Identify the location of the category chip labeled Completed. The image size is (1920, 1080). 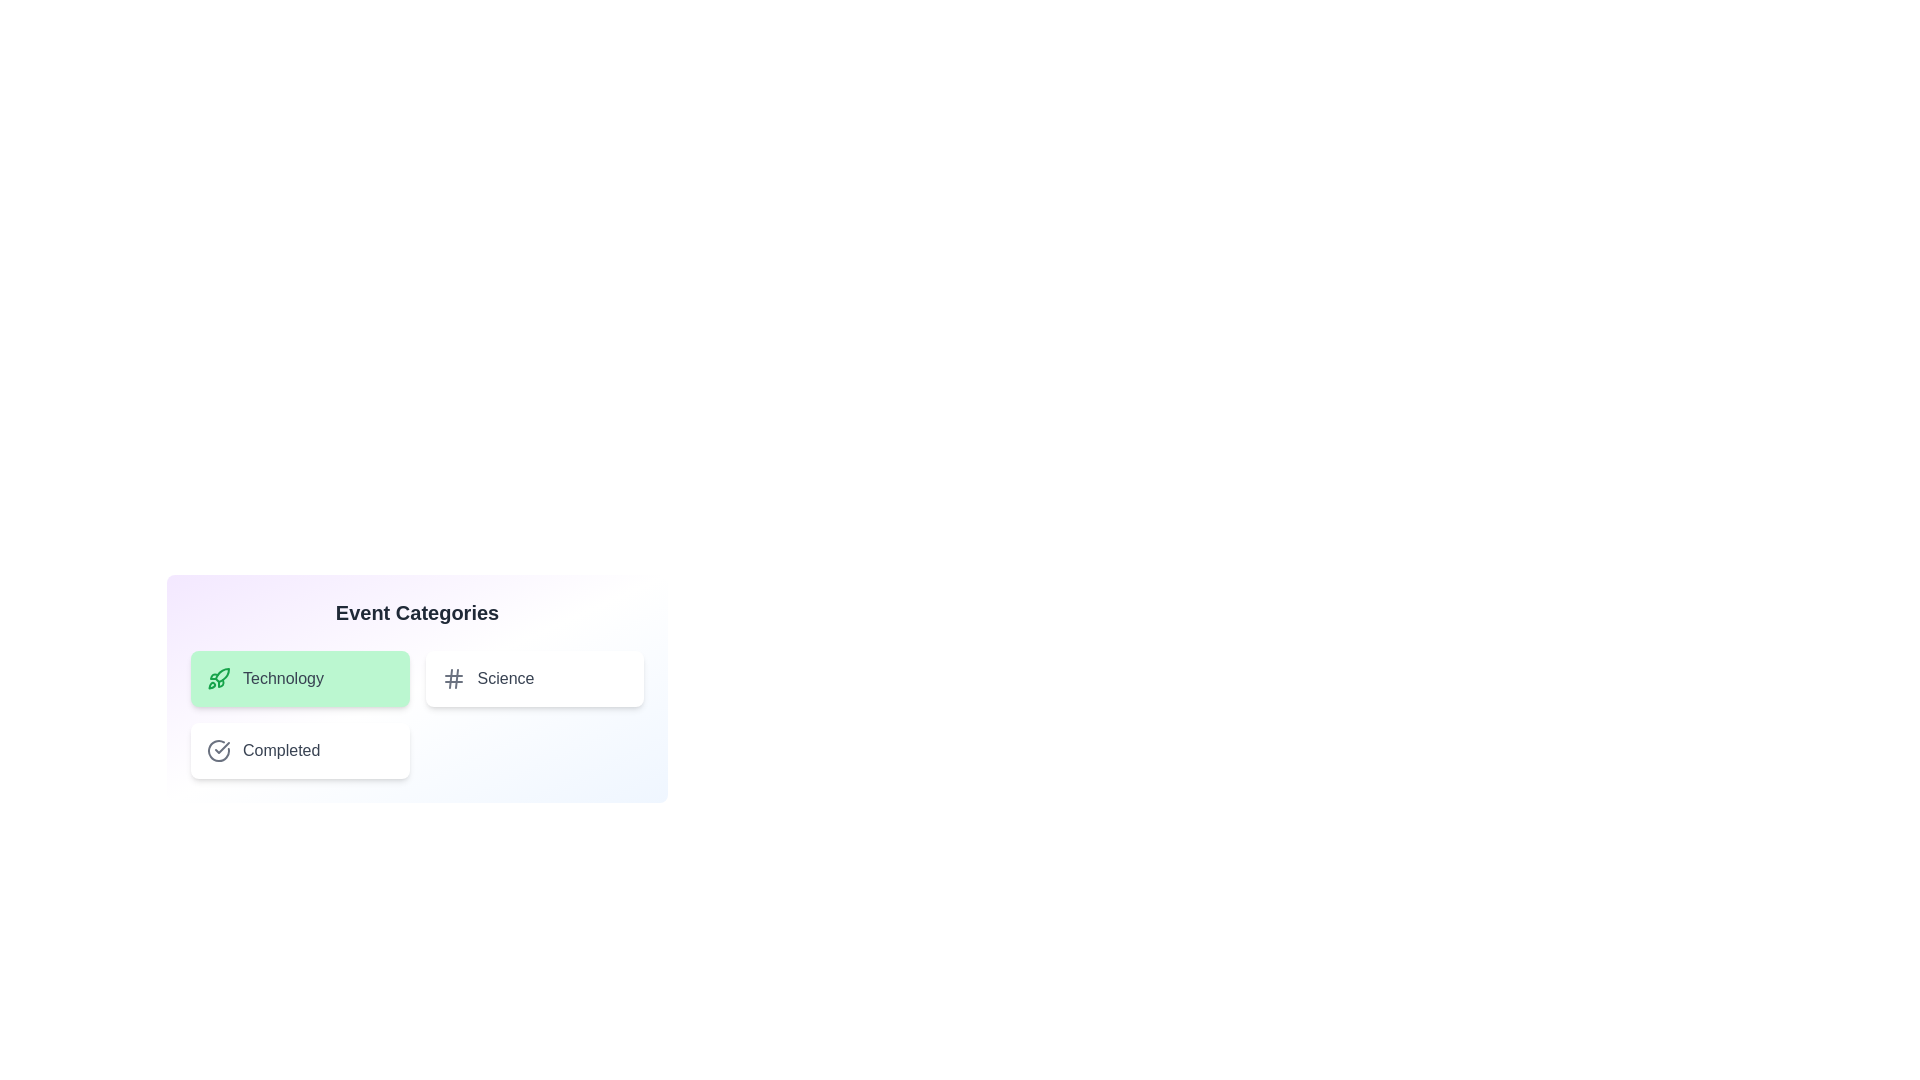
(299, 751).